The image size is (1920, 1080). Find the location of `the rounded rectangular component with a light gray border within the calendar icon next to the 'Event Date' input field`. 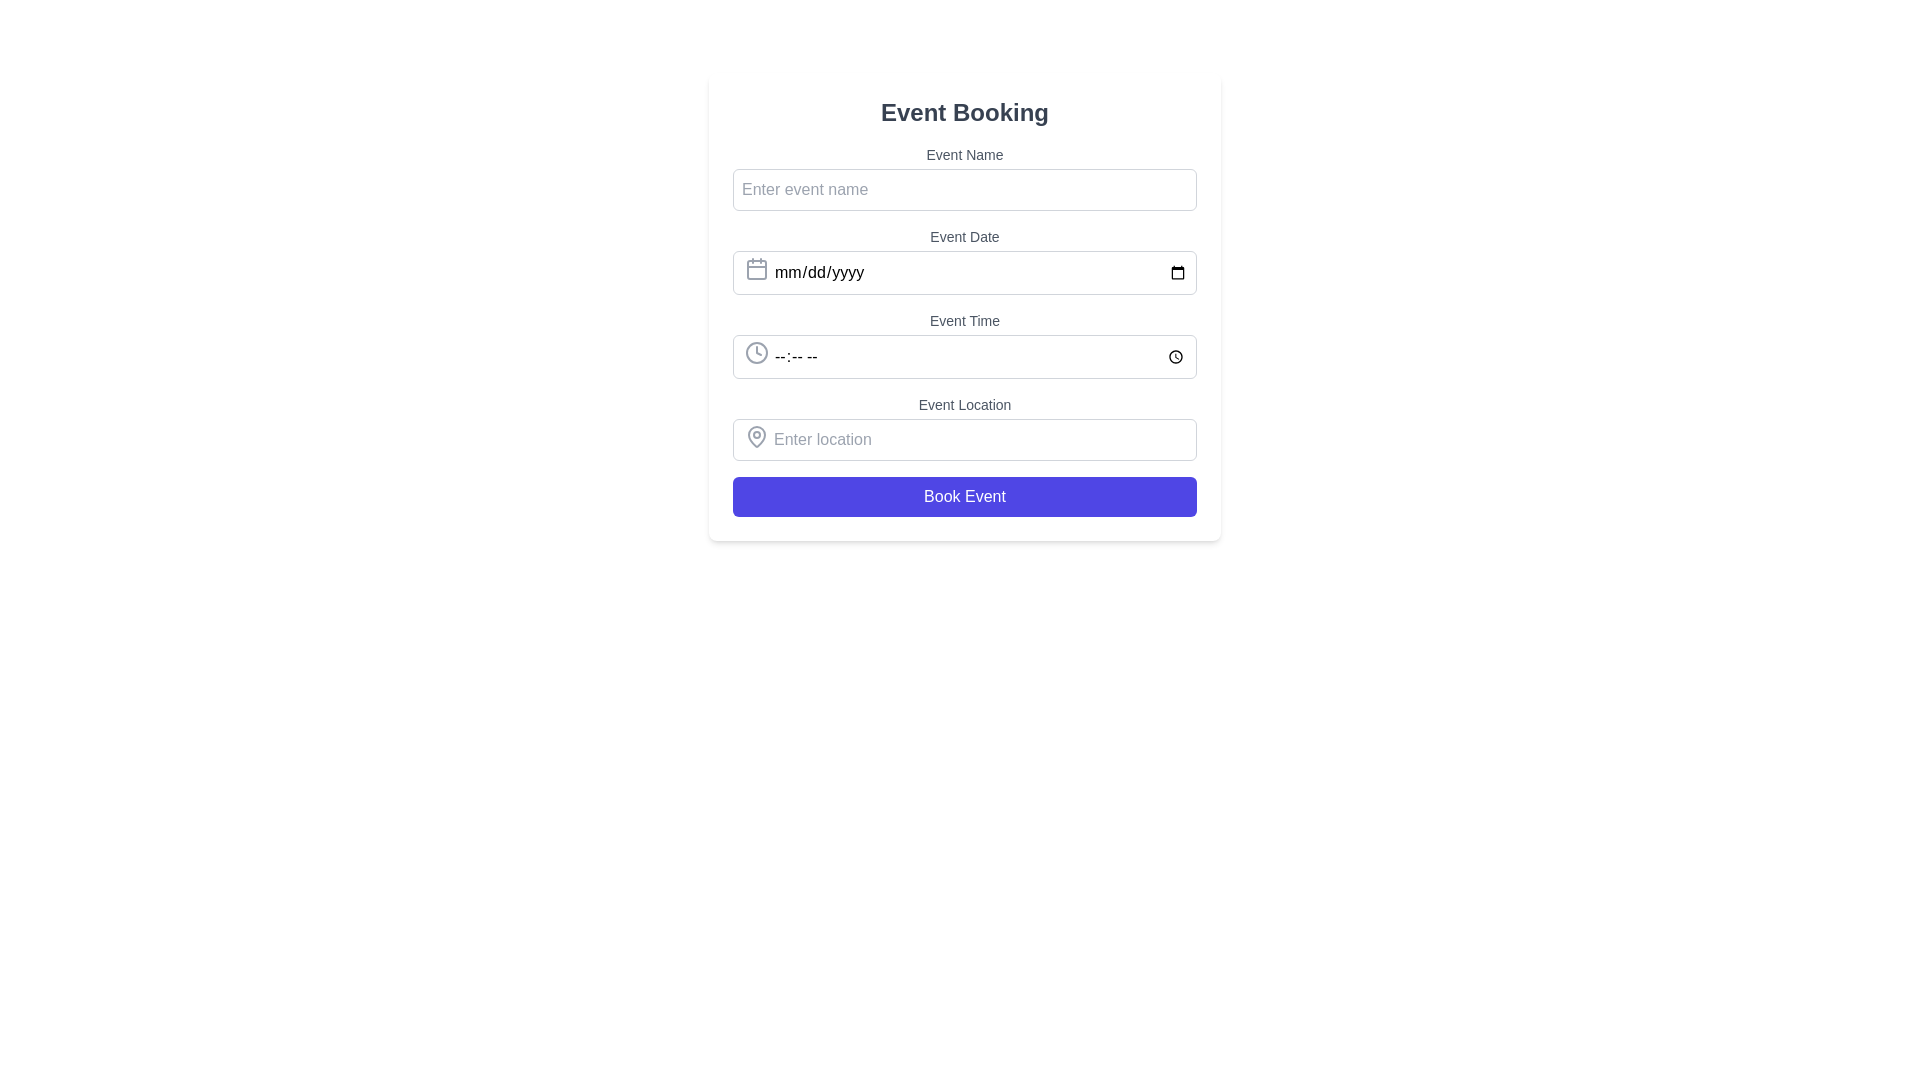

the rounded rectangular component with a light gray border within the calendar icon next to the 'Event Date' input field is located at coordinates (756, 270).